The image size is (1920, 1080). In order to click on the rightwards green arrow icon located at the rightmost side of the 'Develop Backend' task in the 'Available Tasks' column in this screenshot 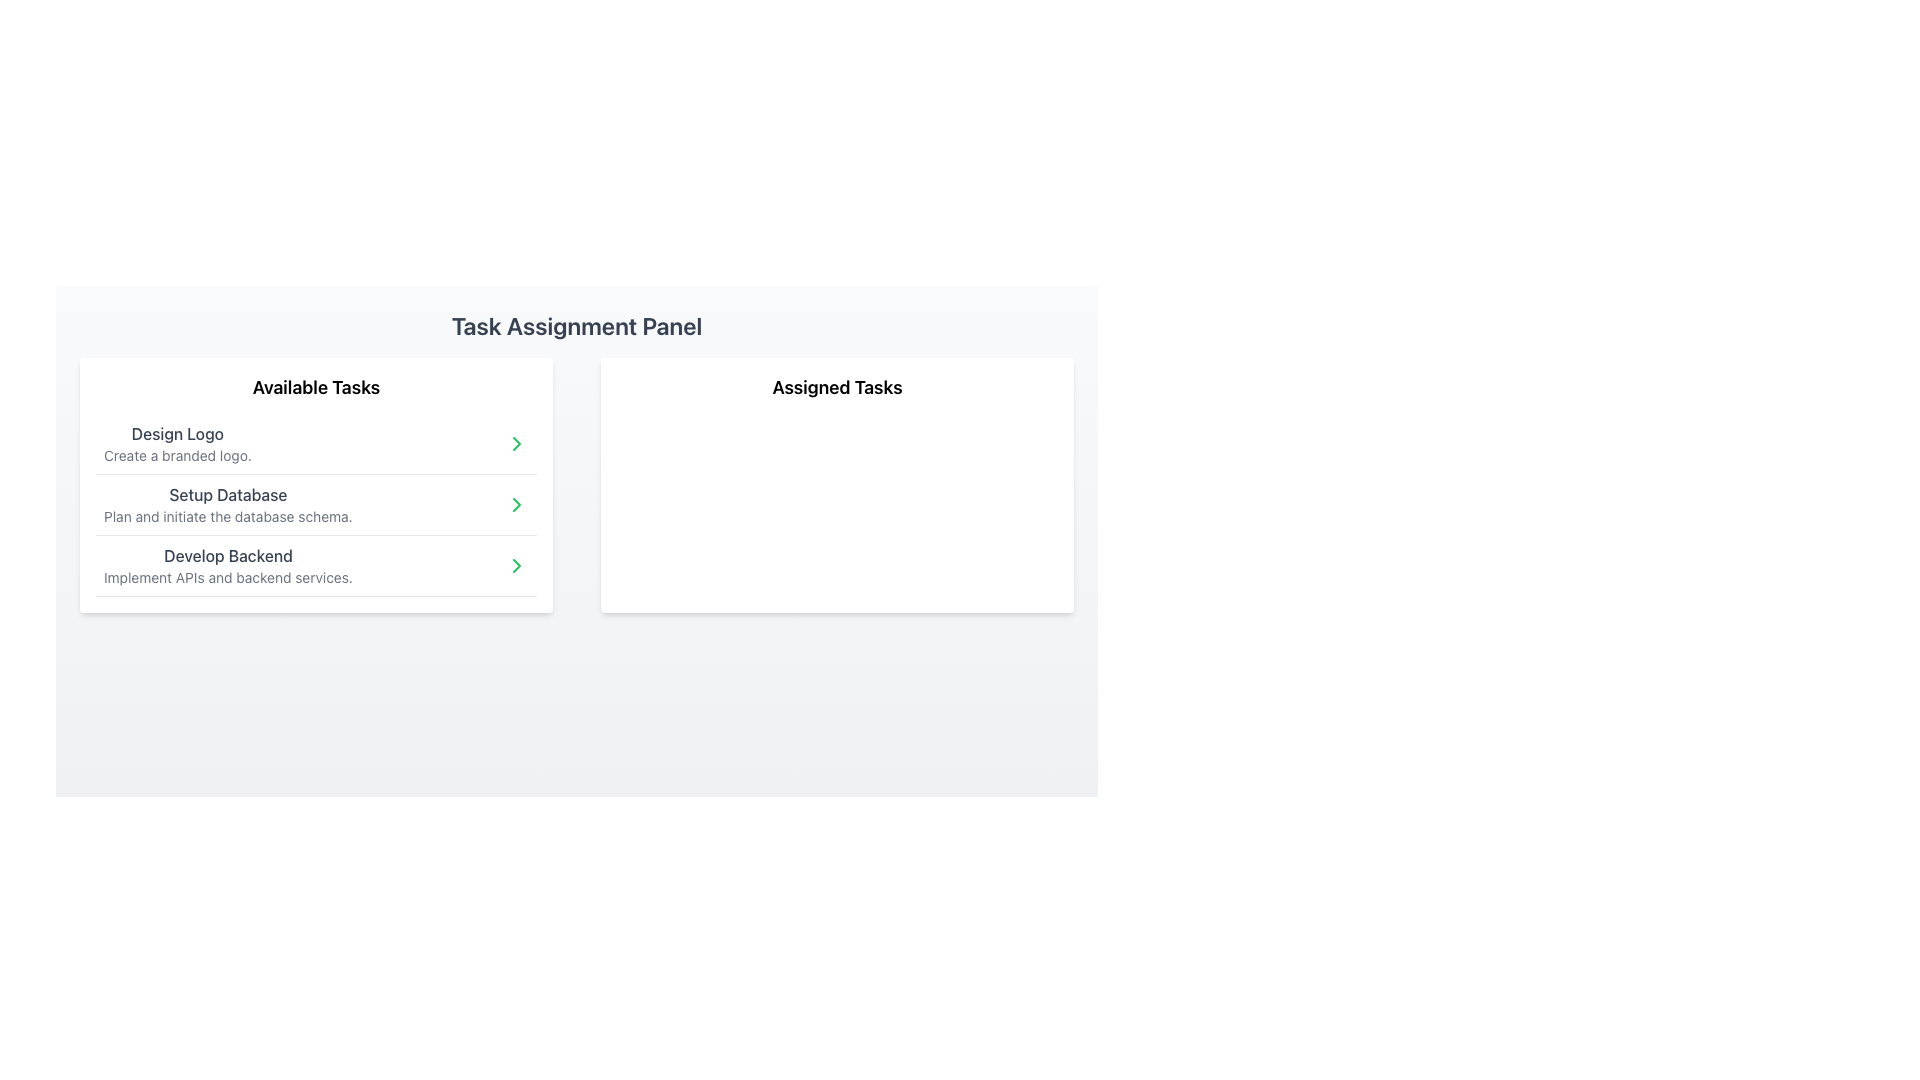, I will do `click(517, 566)`.